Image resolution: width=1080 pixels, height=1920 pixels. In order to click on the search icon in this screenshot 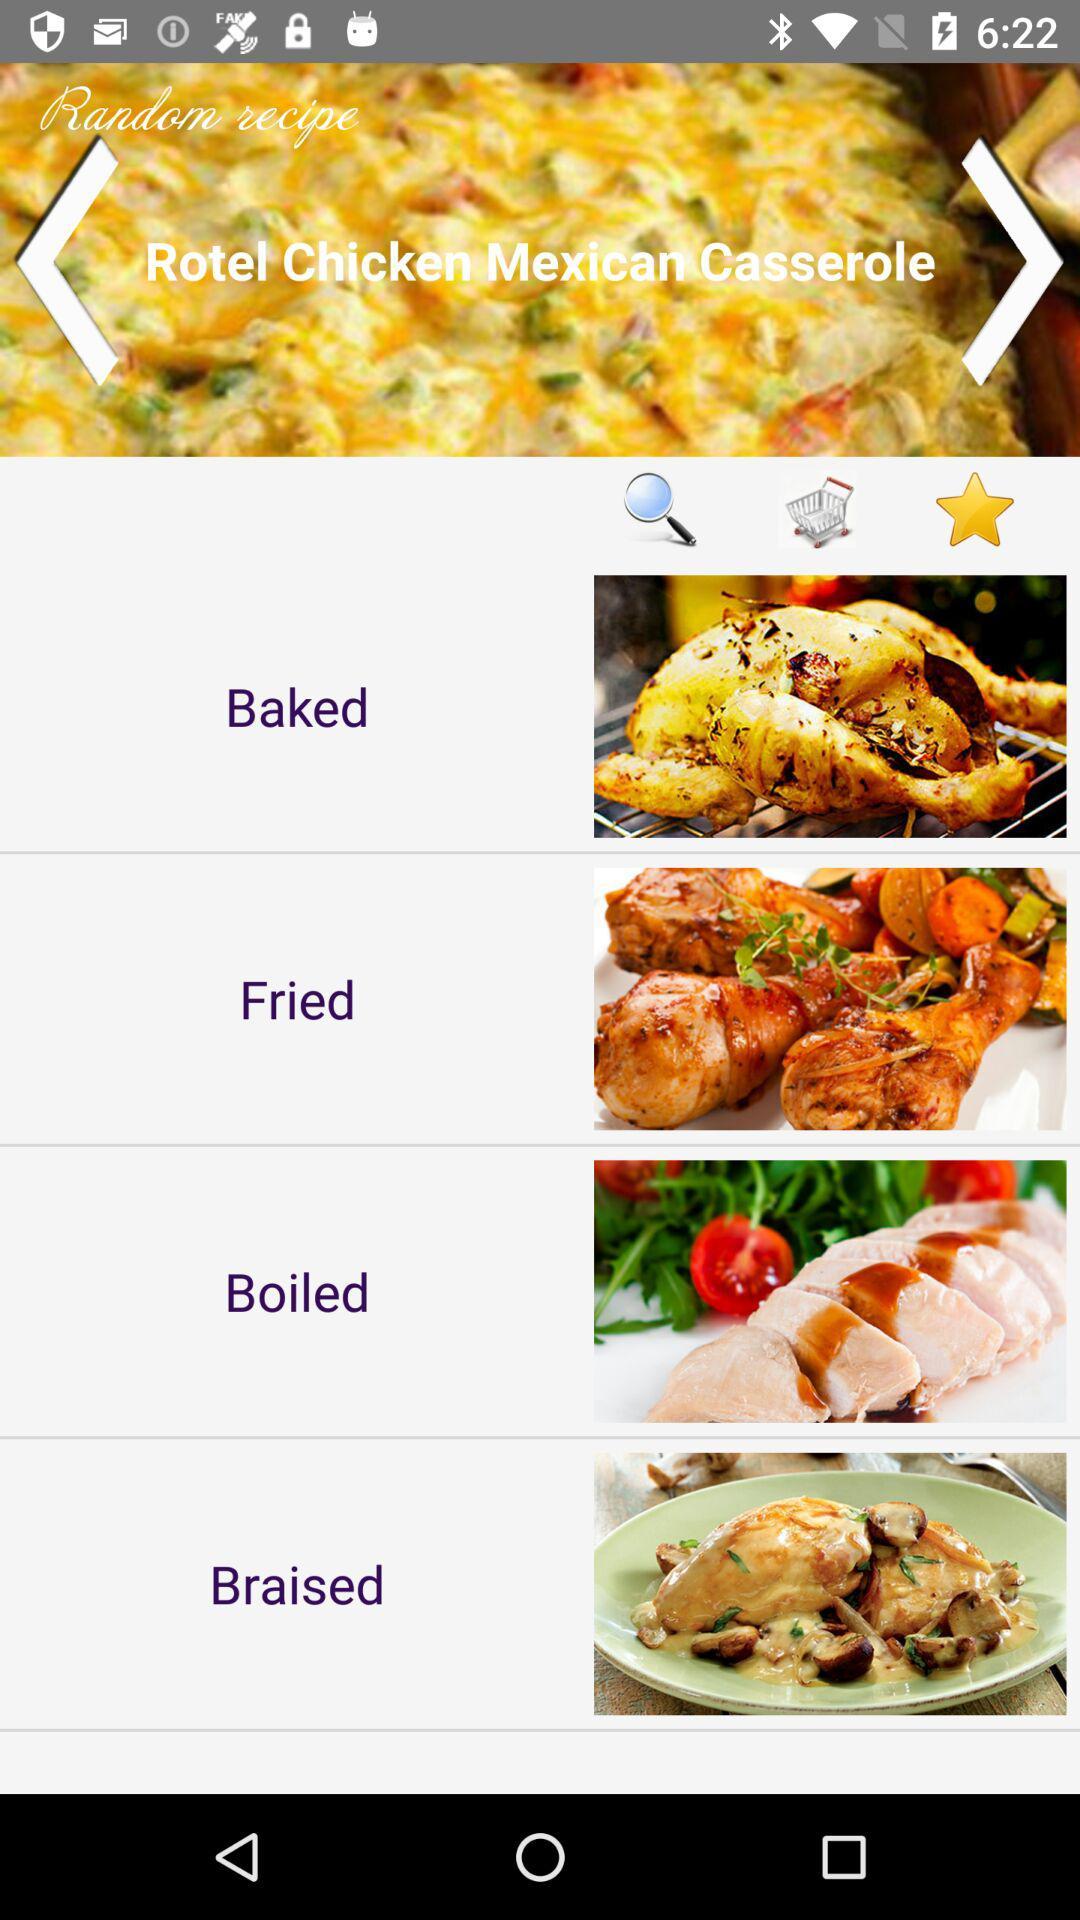, I will do `click(659, 509)`.